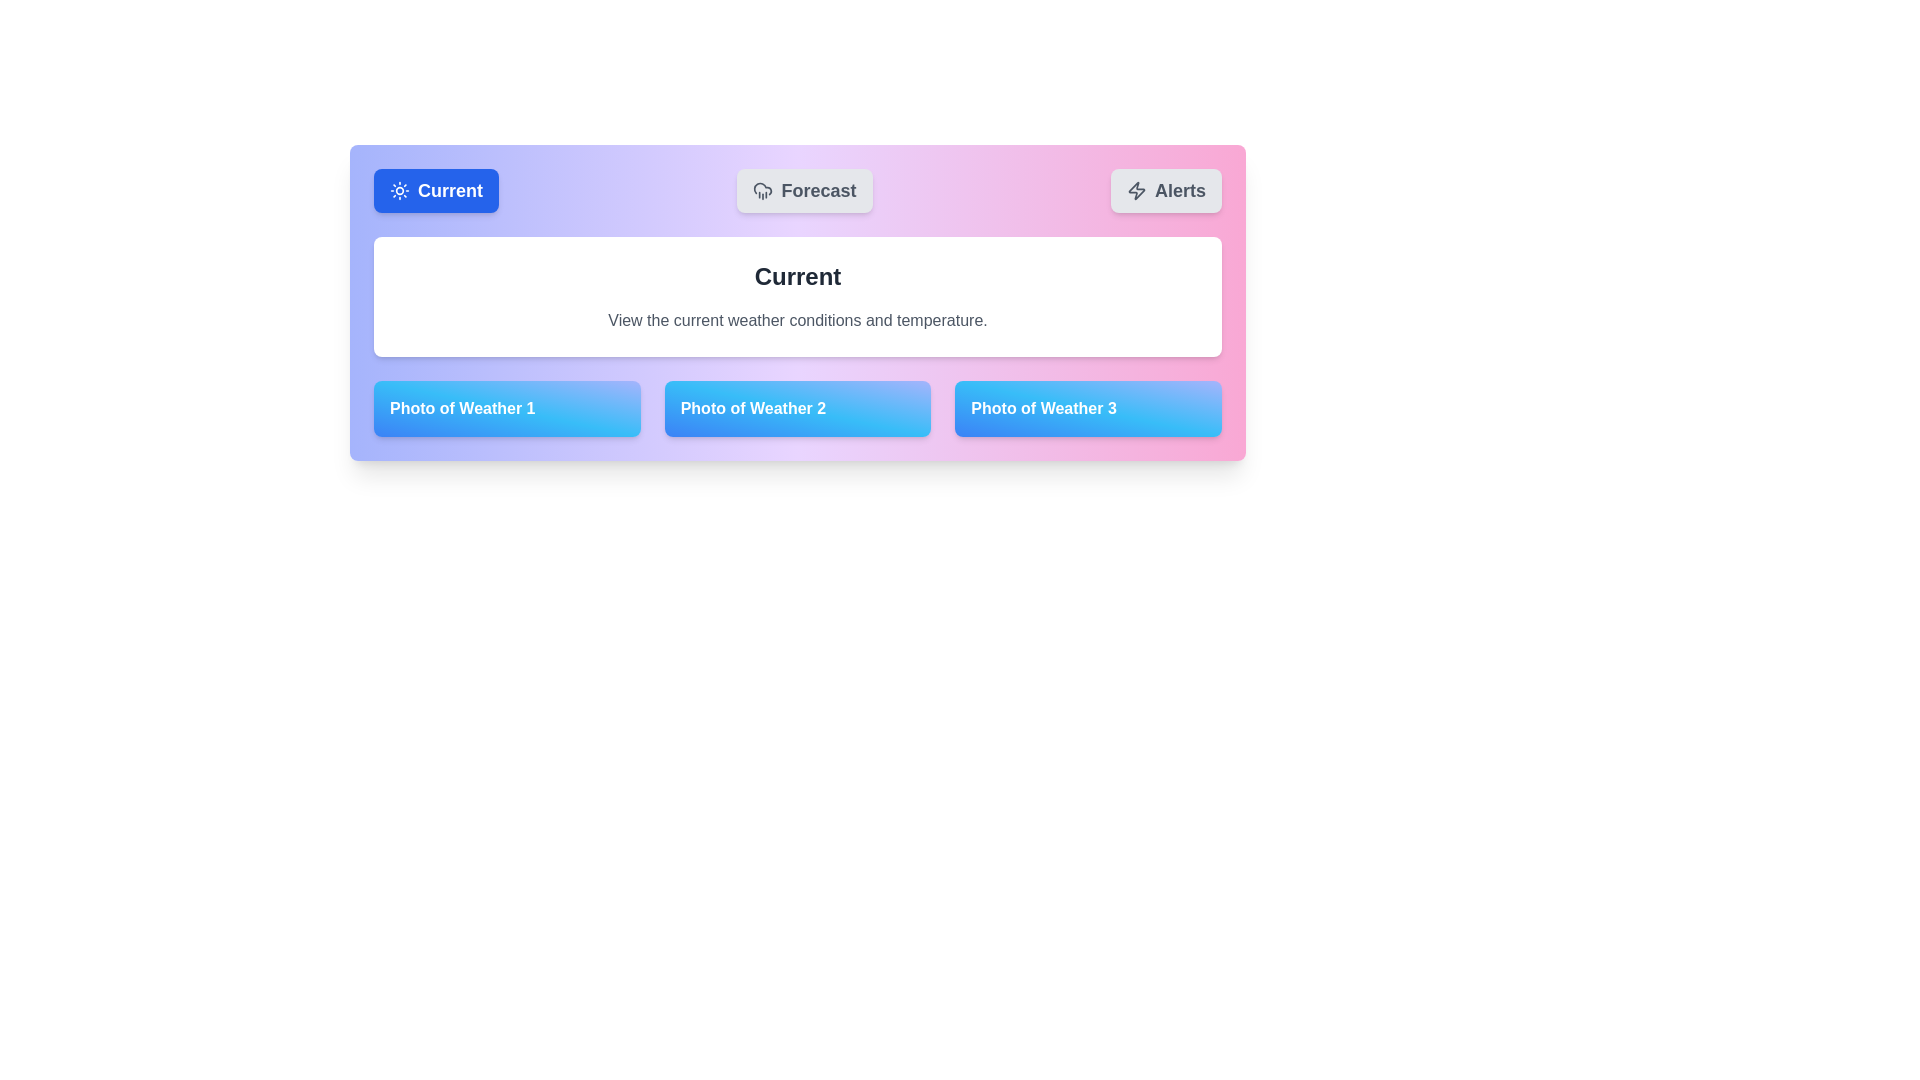  Describe the element at coordinates (435, 191) in the screenshot. I see `the button with a blue background and white text reading 'Current', which is the leftmost button in a horizontal group of buttons labeled 'Current', 'Forecast', and 'Alerts'` at that location.